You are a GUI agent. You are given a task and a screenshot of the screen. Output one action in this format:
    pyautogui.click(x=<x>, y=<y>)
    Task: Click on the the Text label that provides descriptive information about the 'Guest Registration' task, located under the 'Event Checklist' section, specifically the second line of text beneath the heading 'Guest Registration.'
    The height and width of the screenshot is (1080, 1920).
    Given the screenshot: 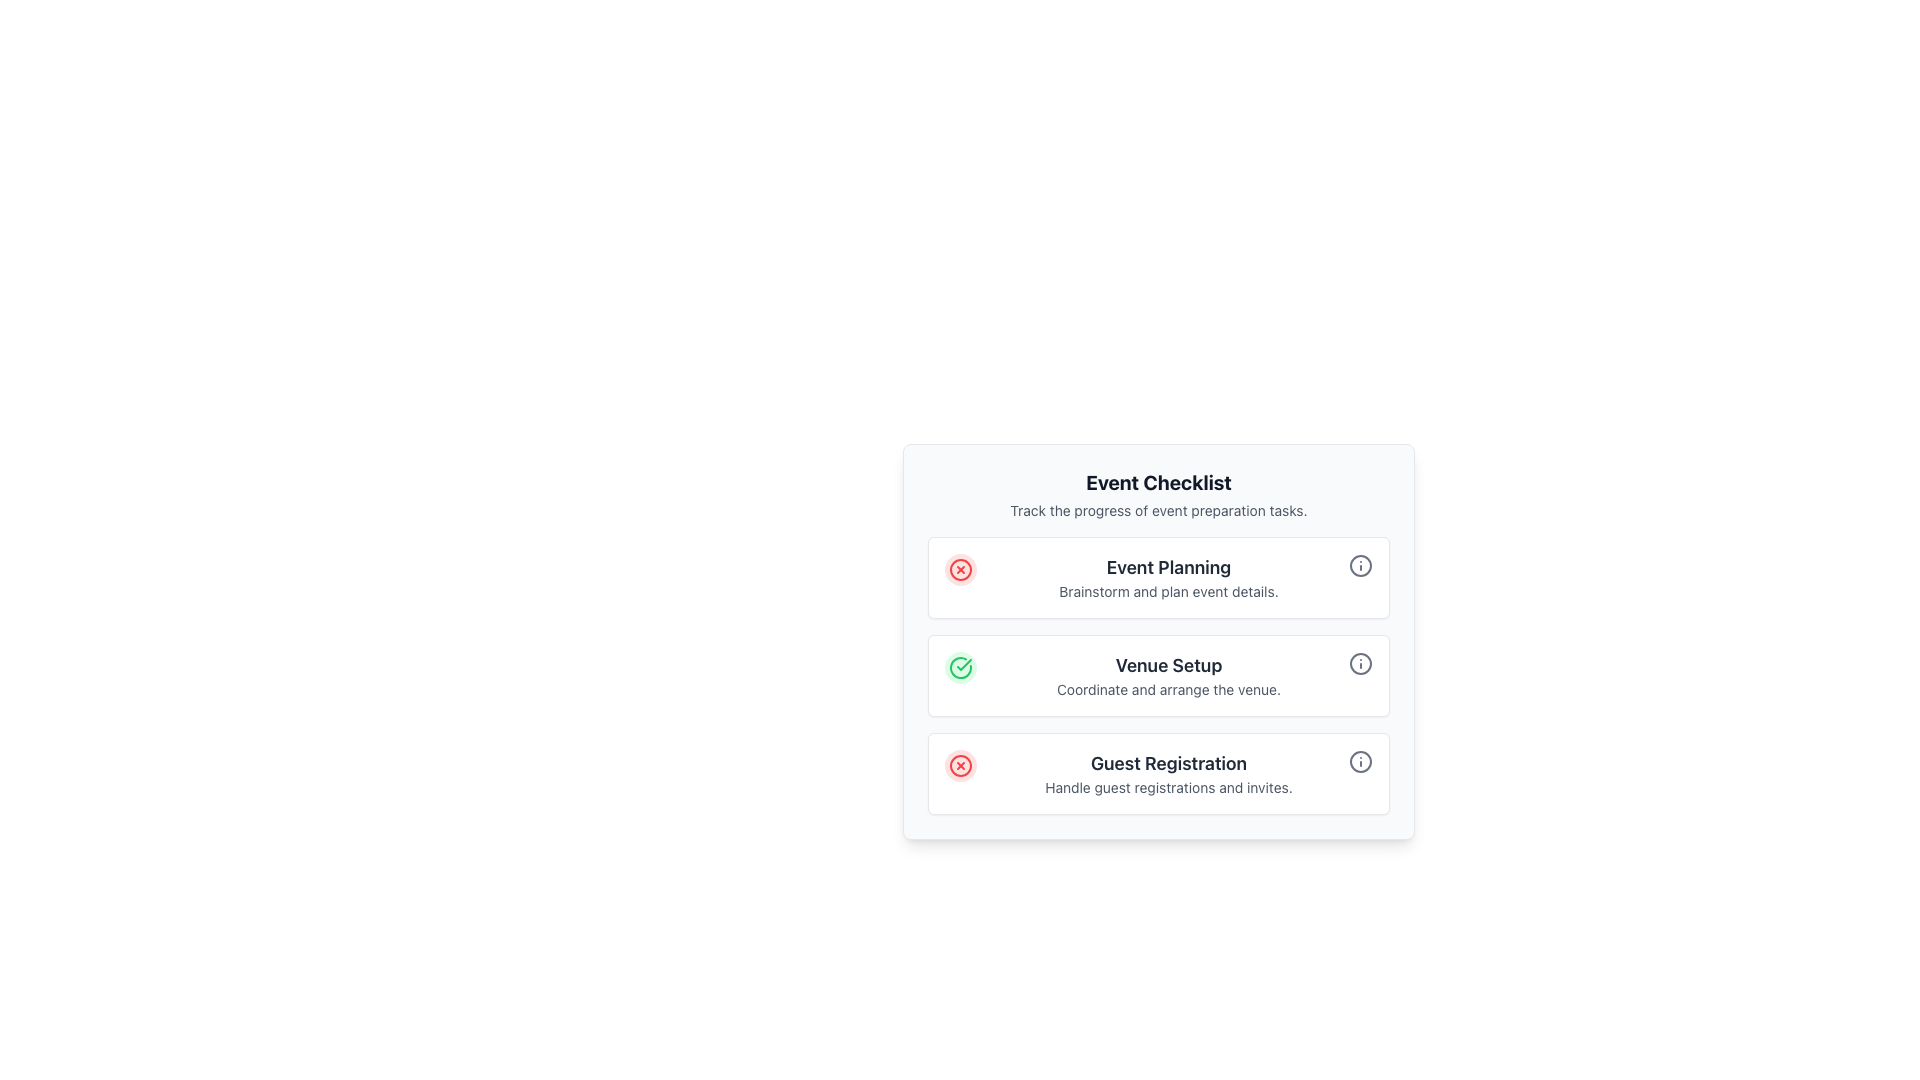 What is the action you would take?
    pyautogui.click(x=1169, y=786)
    